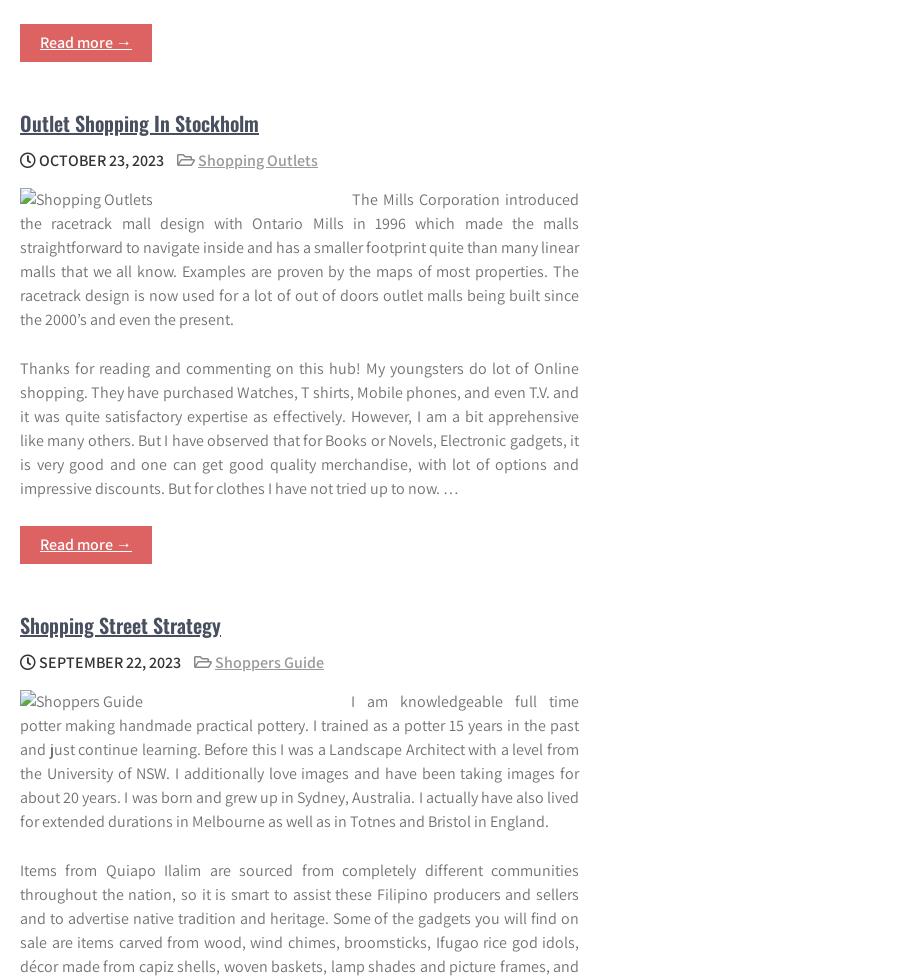 Image resolution: width=900 pixels, height=979 pixels. What do you see at coordinates (98, 159) in the screenshot?
I see `'October 23, 2023'` at bounding box center [98, 159].